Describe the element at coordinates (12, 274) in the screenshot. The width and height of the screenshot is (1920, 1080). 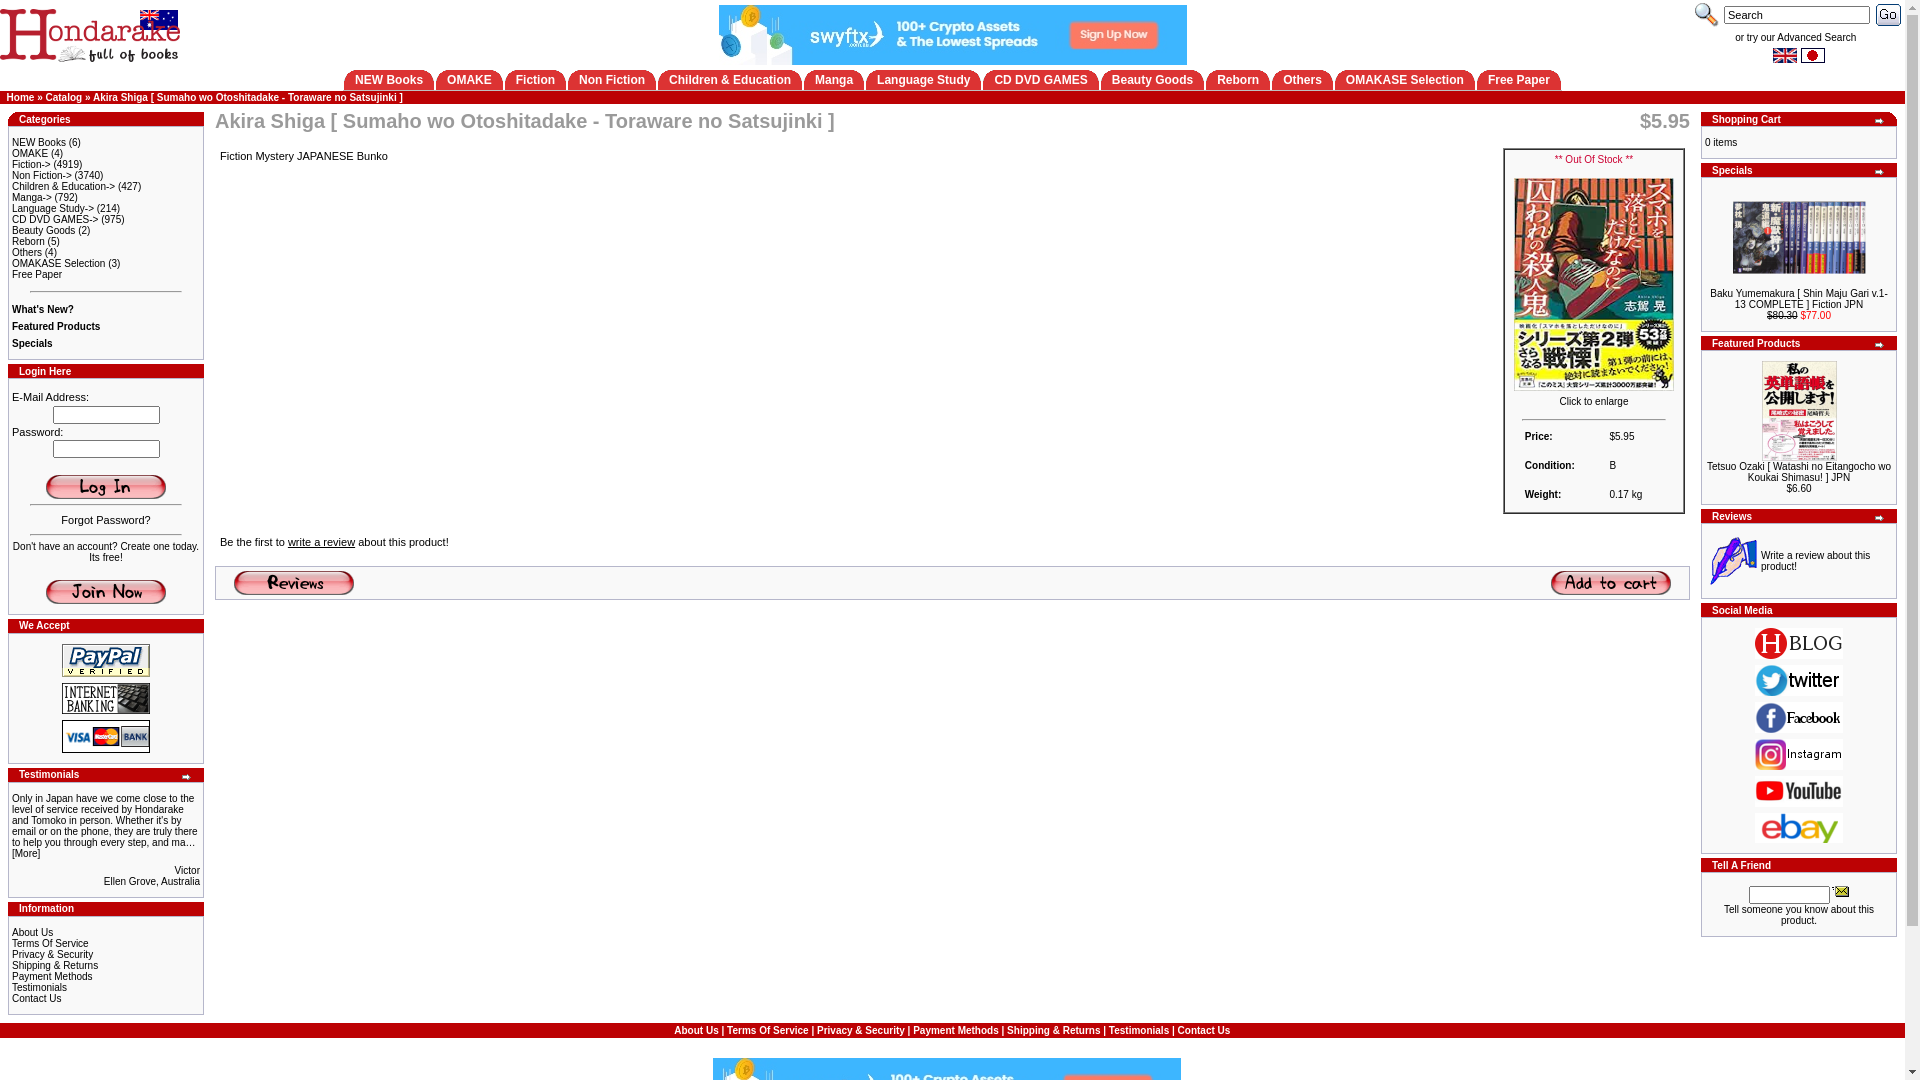
I see `'Free Paper'` at that location.